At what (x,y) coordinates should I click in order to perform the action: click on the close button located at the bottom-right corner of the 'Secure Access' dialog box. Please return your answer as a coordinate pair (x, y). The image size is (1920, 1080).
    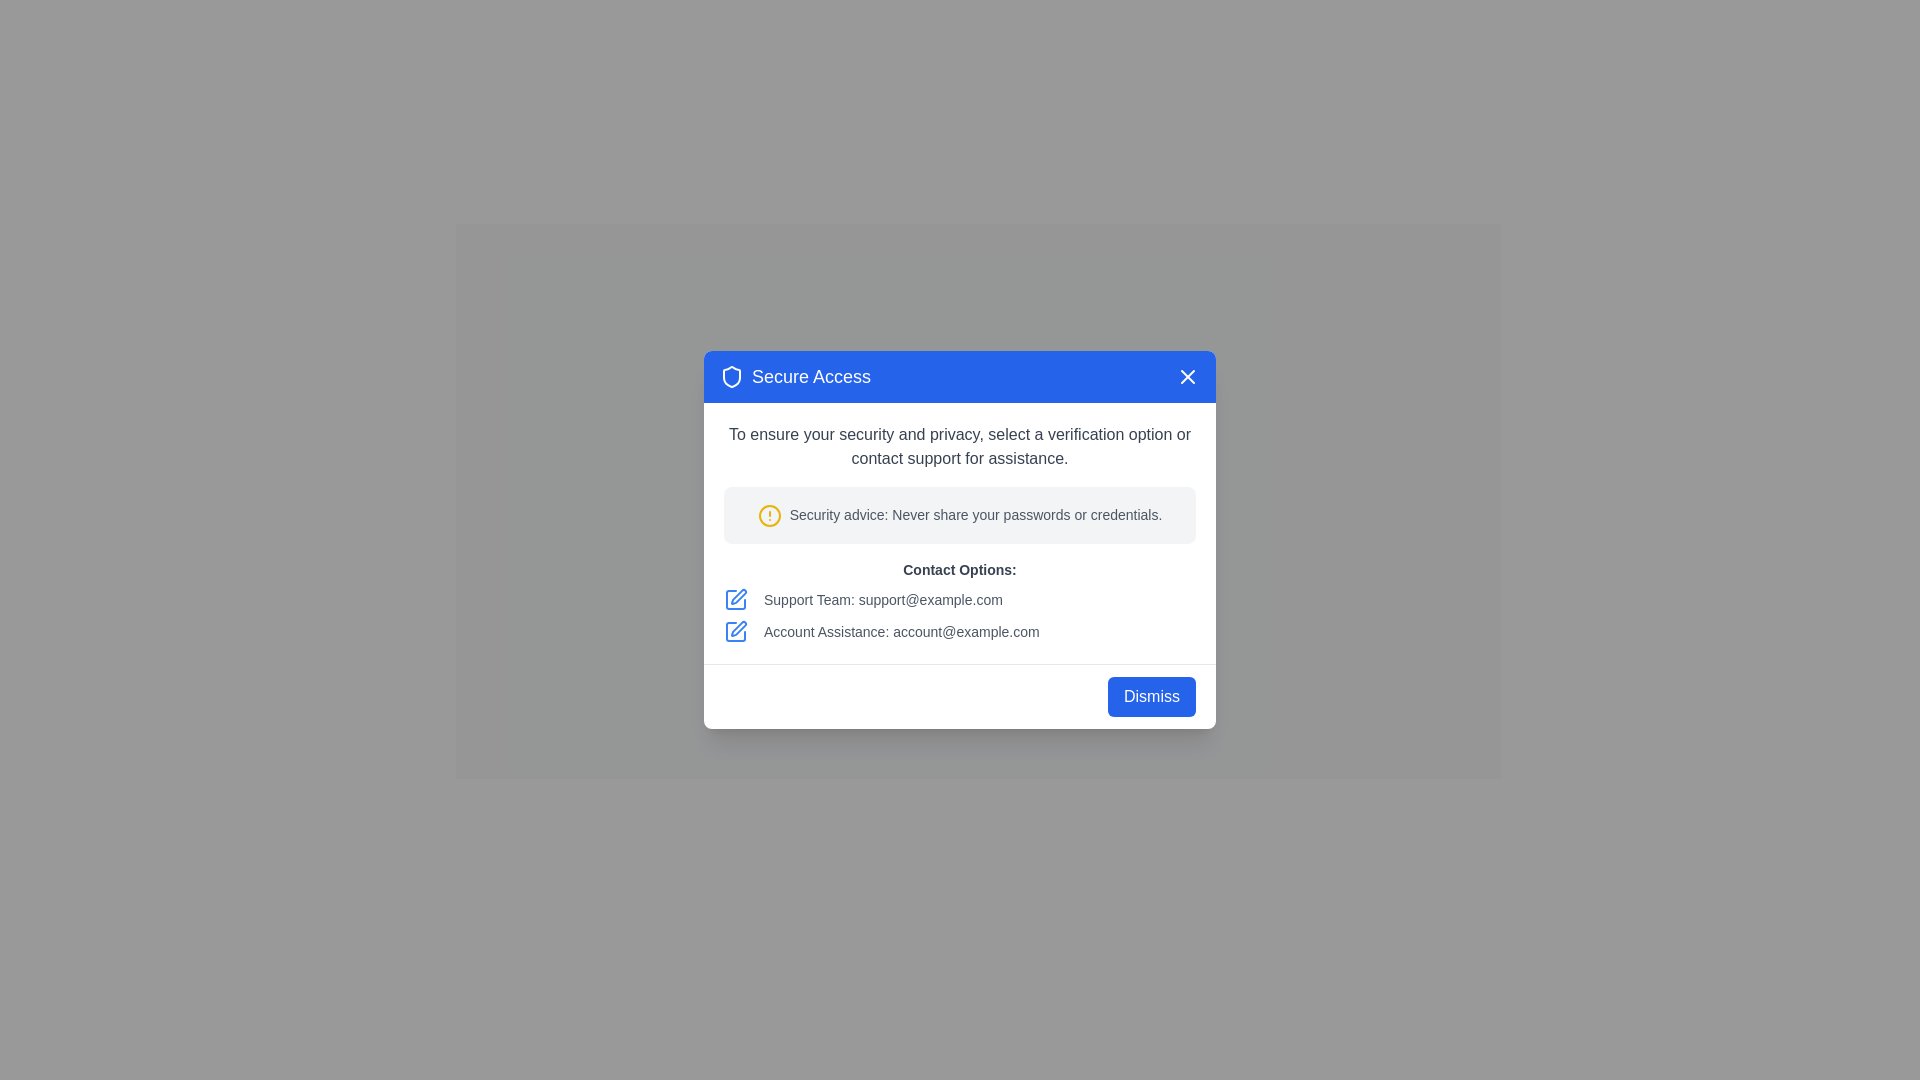
    Looking at the image, I should click on (1152, 694).